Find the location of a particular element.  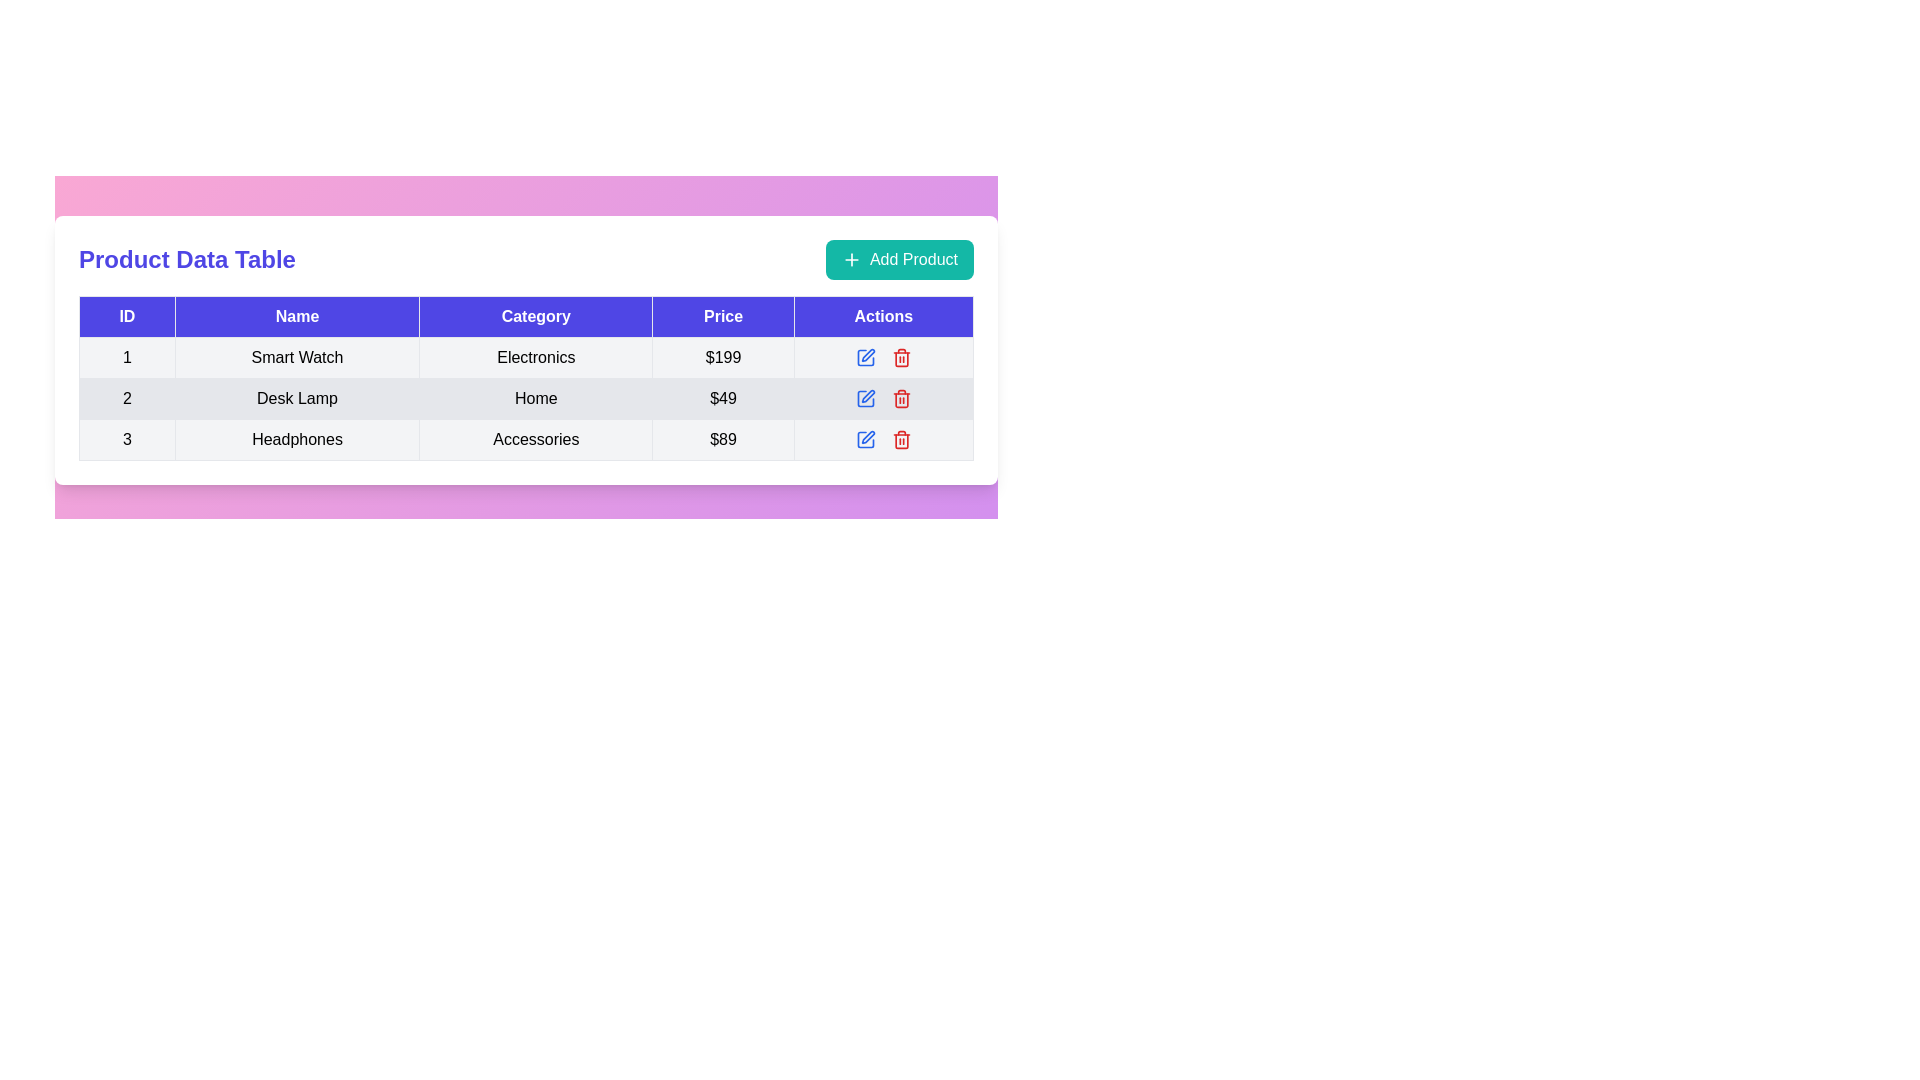

the Text Display that shows the price for the 'Desk Lamp' located in the fourth column of the second row of the table, adjacent to the 'Home' category on the left and the 'Actions' column on the right is located at coordinates (722, 398).